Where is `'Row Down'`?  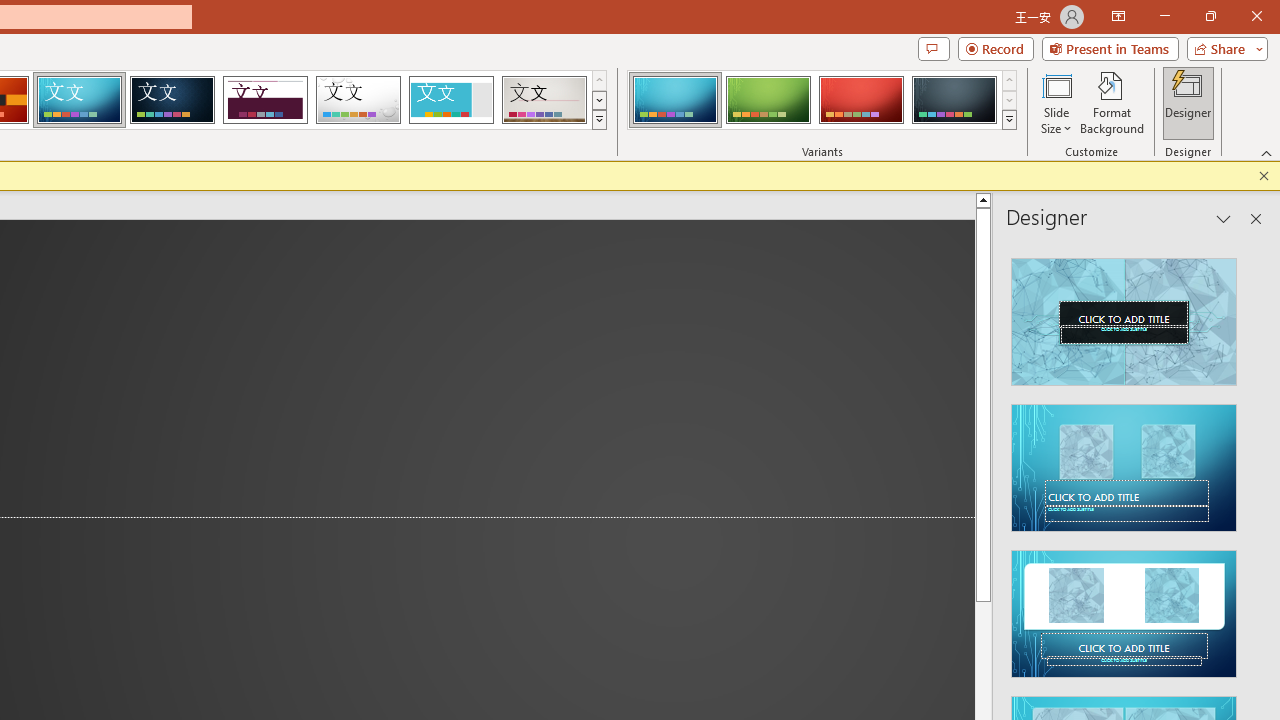 'Row Down' is located at coordinates (1009, 100).